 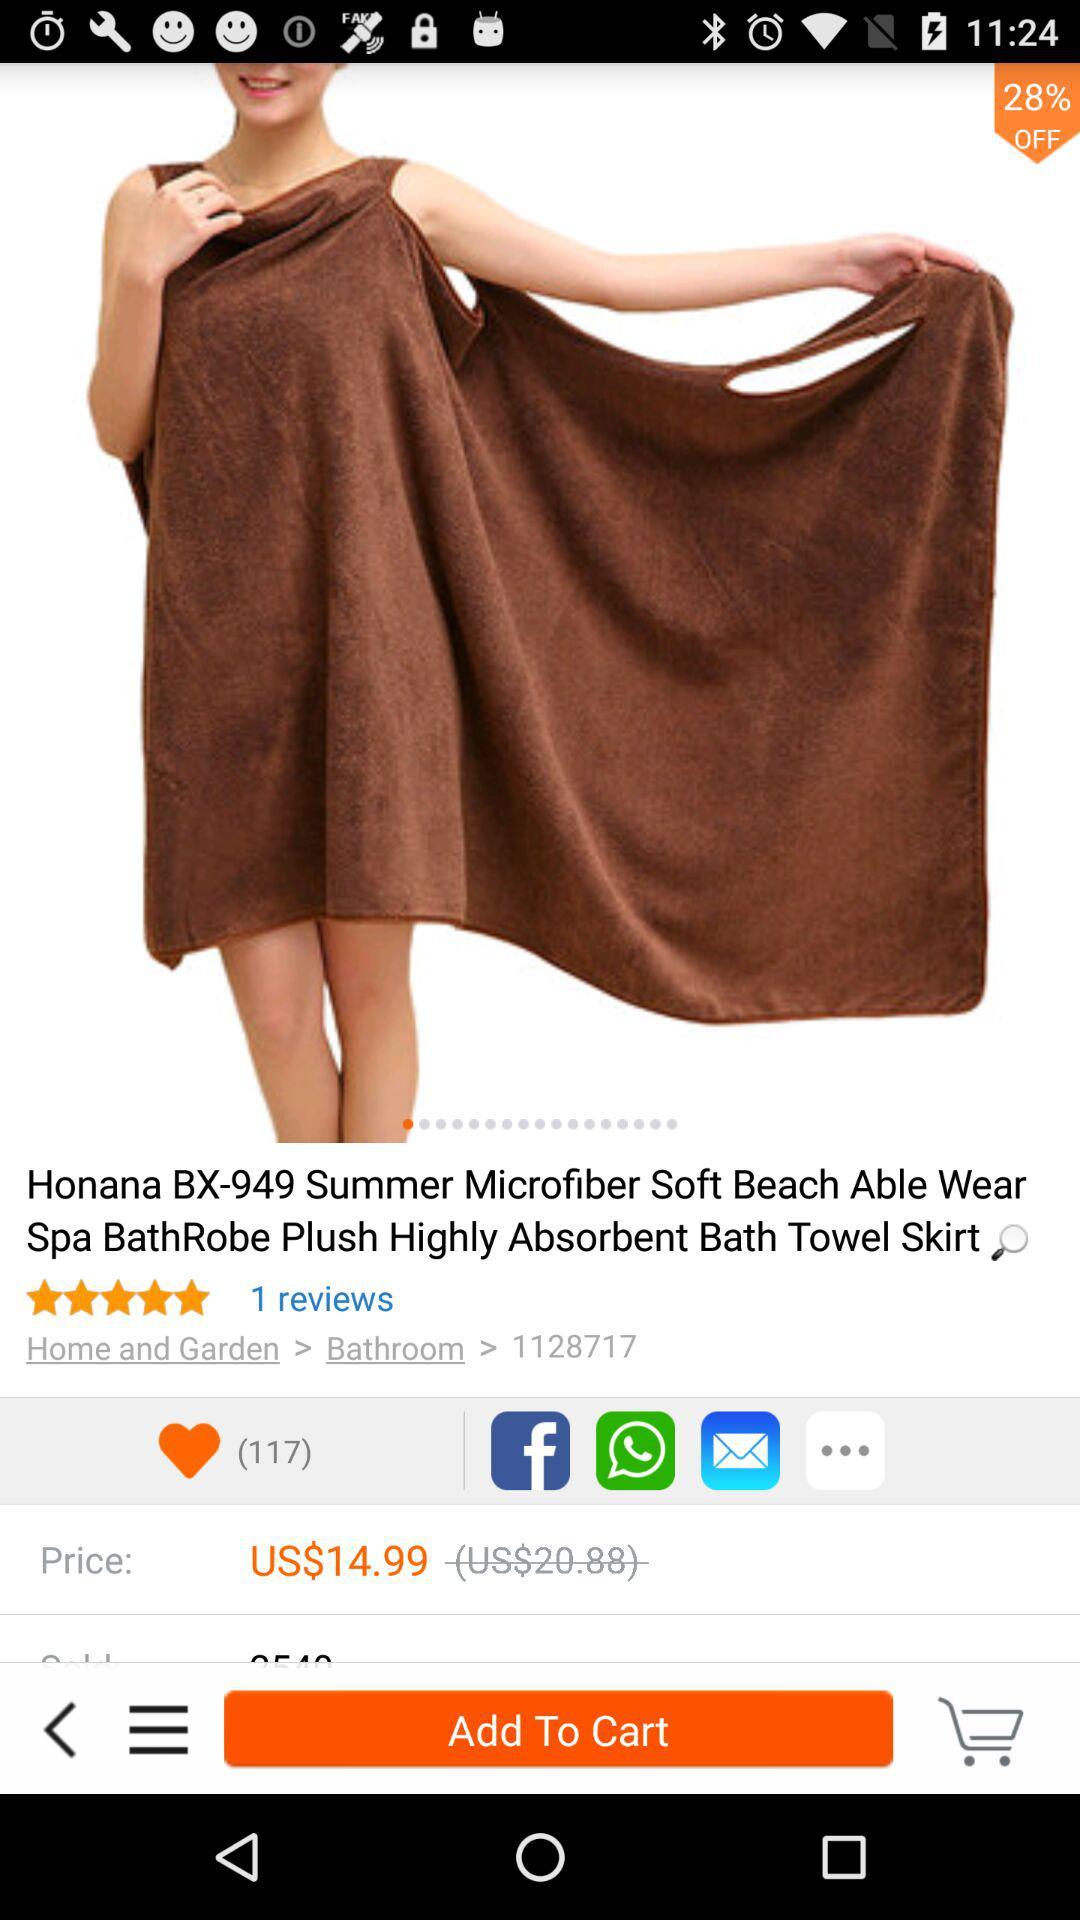 I want to click on open next image, so click(x=573, y=1124).